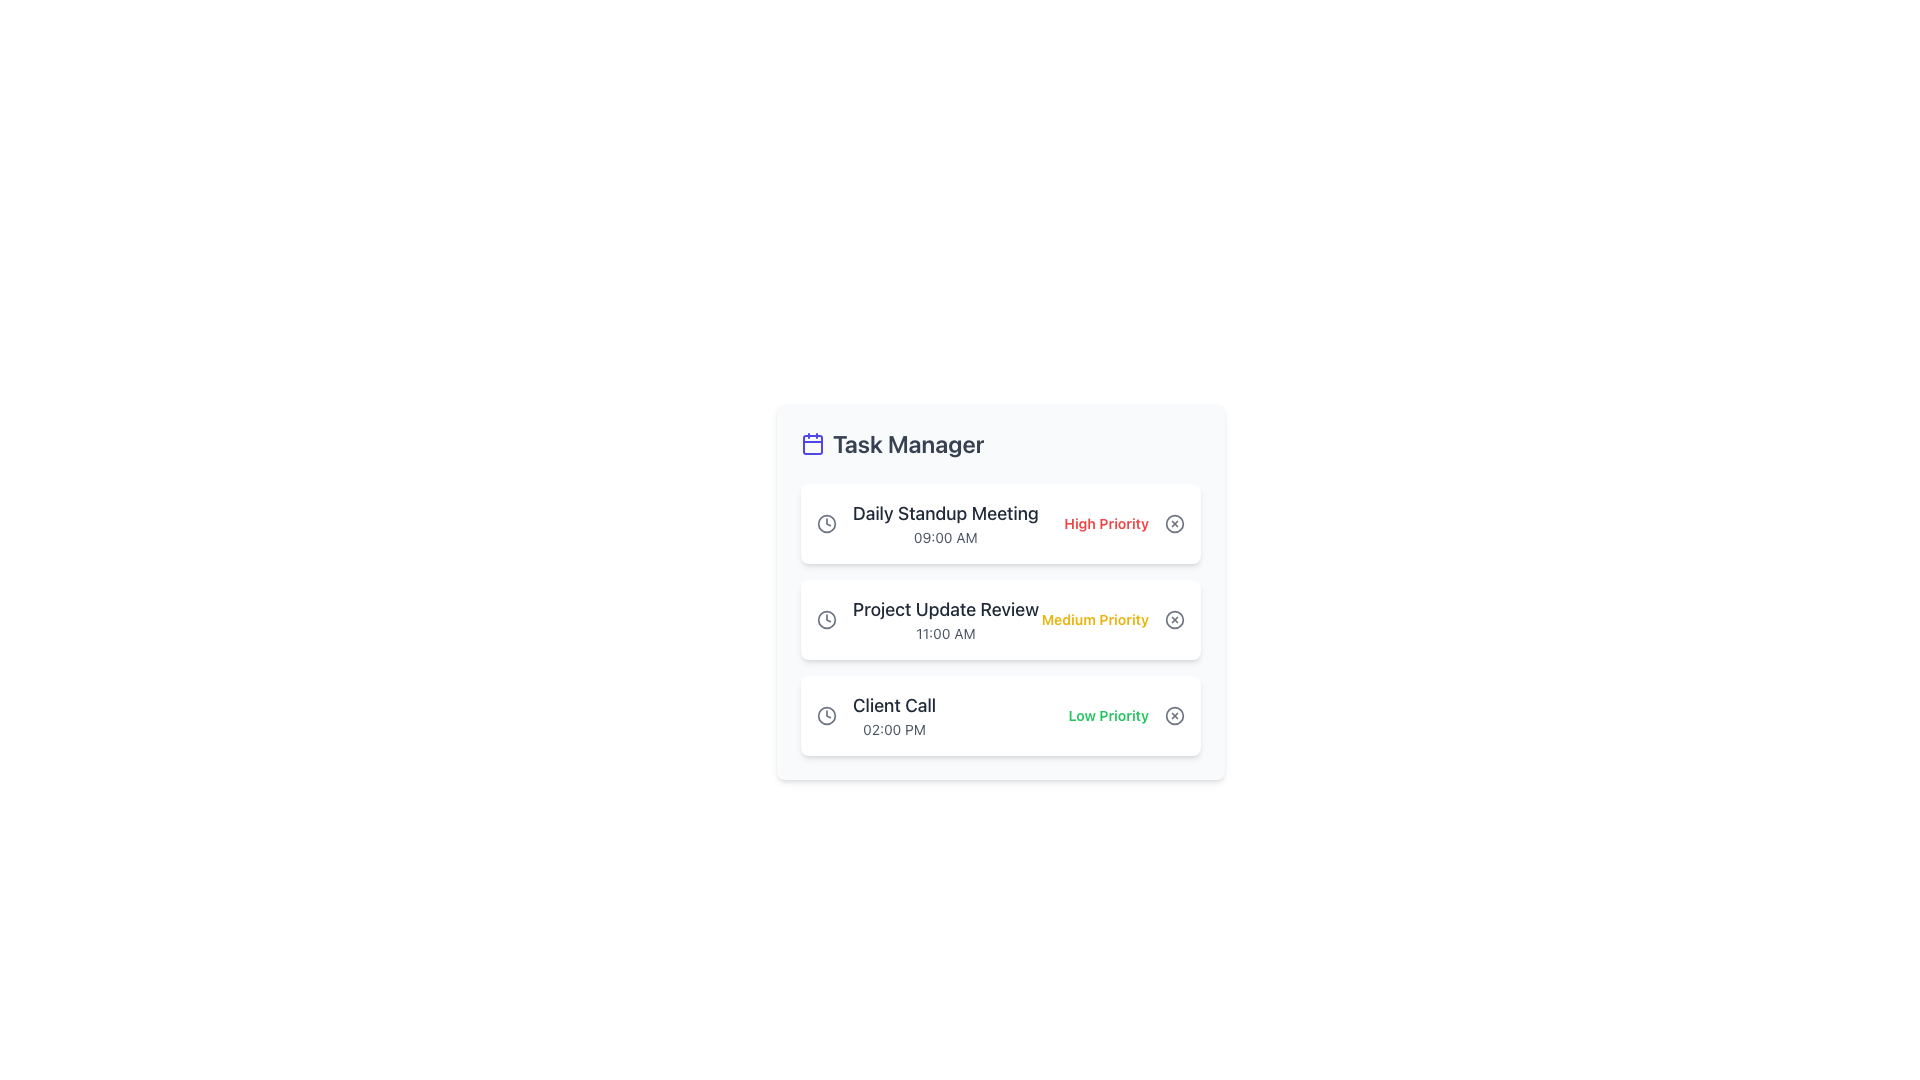 The image size is (1920, 1080). What do you see at coordinates (826, 619) in the screenshot?
I see `the clock's circular structure graphical decorative component that is part of the SVG element, which represents the clock icon indicating timing details for the 'Project Update Review' list item` at bounding box center [826, 619].